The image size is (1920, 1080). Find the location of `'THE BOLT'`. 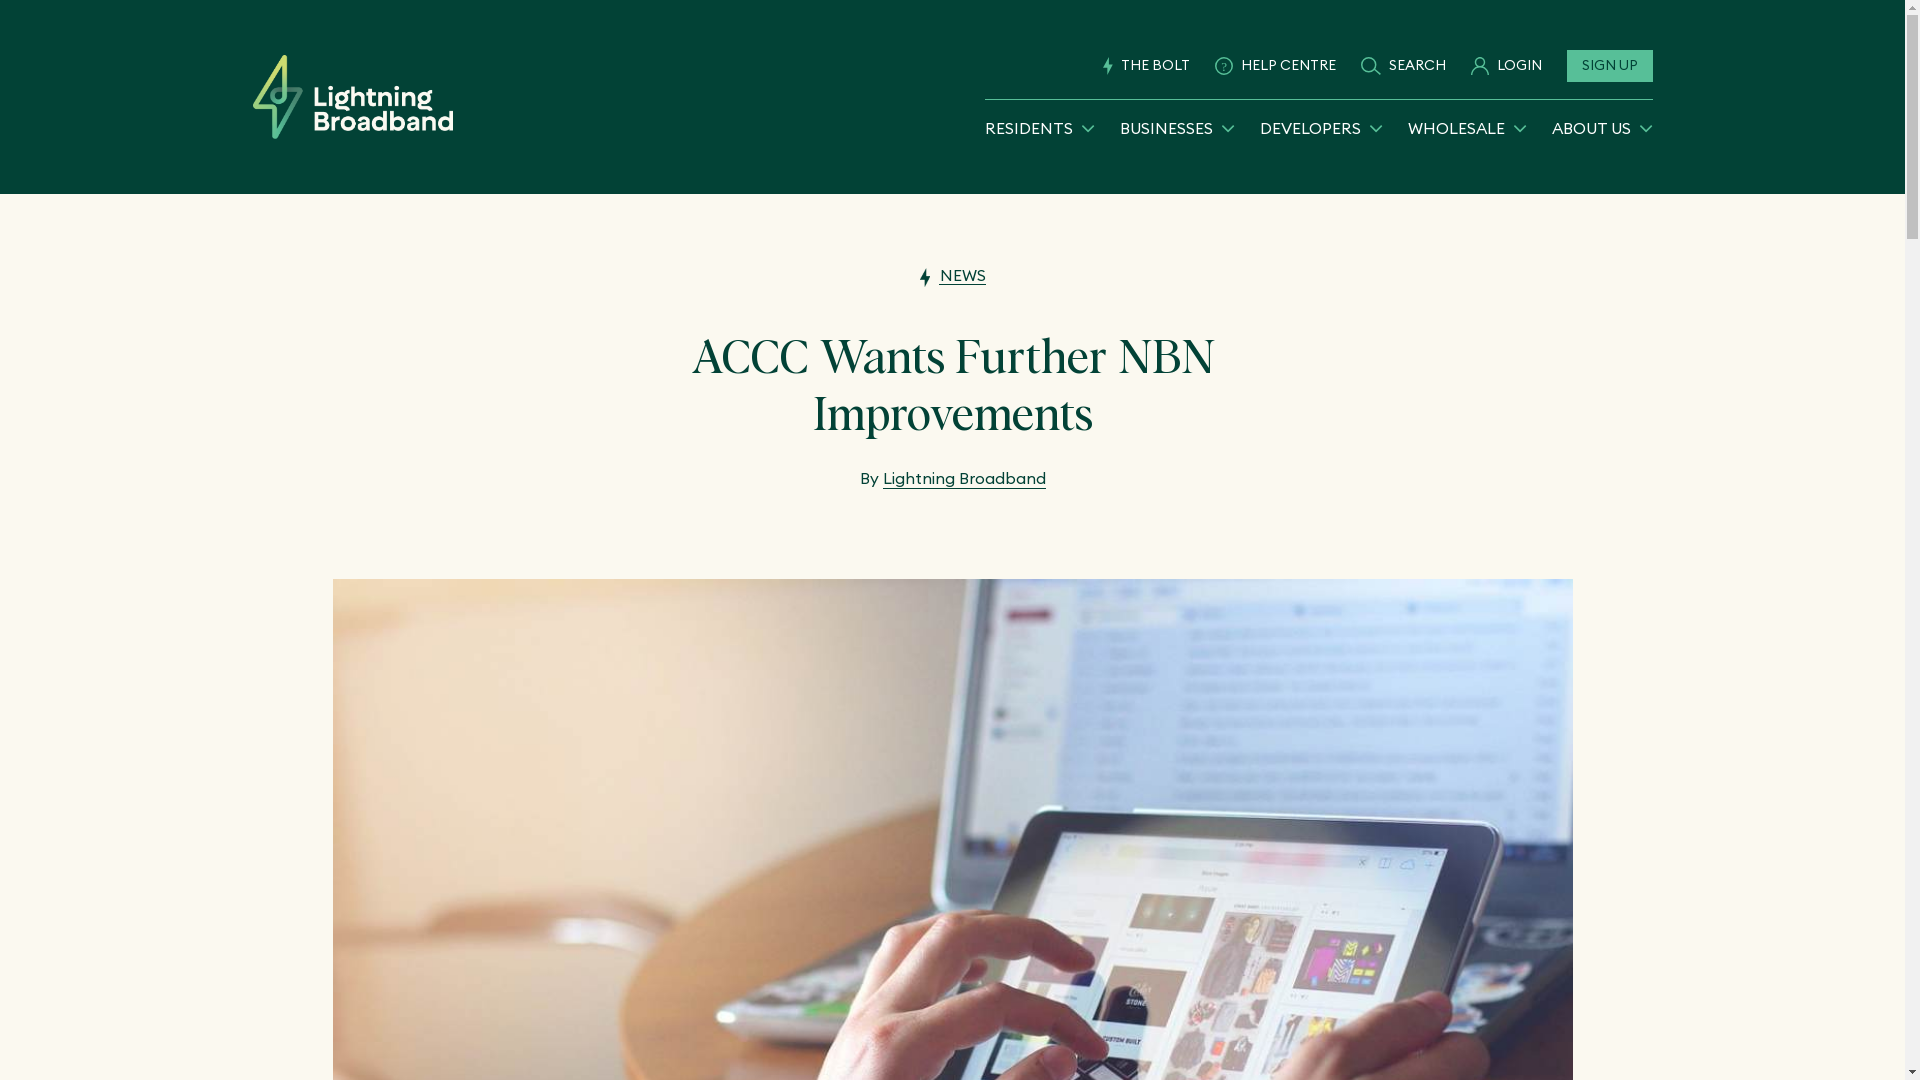

'THE BOLT' is located at coordinates (1146, 64).